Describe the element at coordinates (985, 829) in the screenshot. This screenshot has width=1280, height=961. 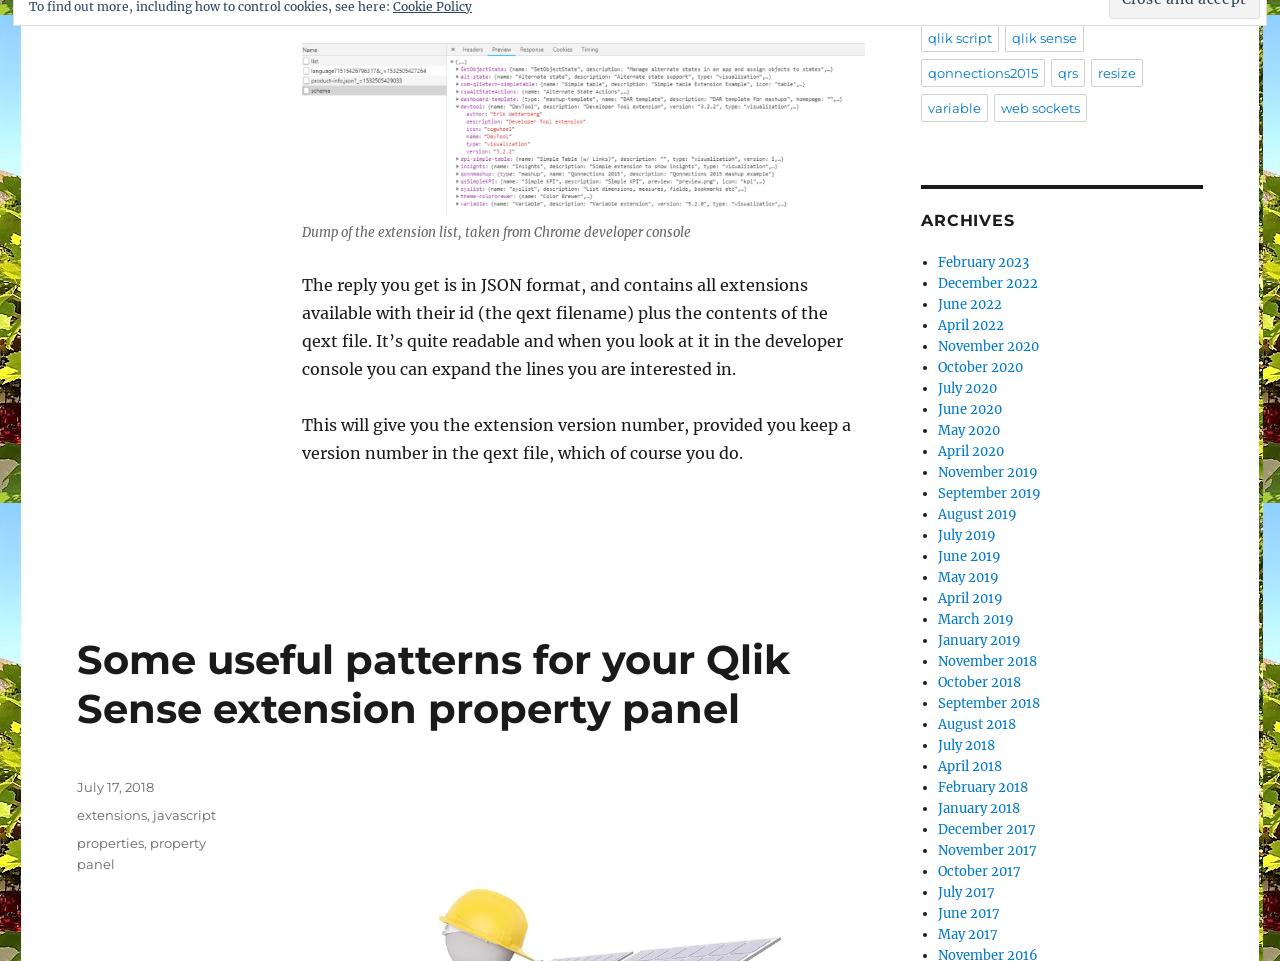
I see `'December 2017'` at that location.